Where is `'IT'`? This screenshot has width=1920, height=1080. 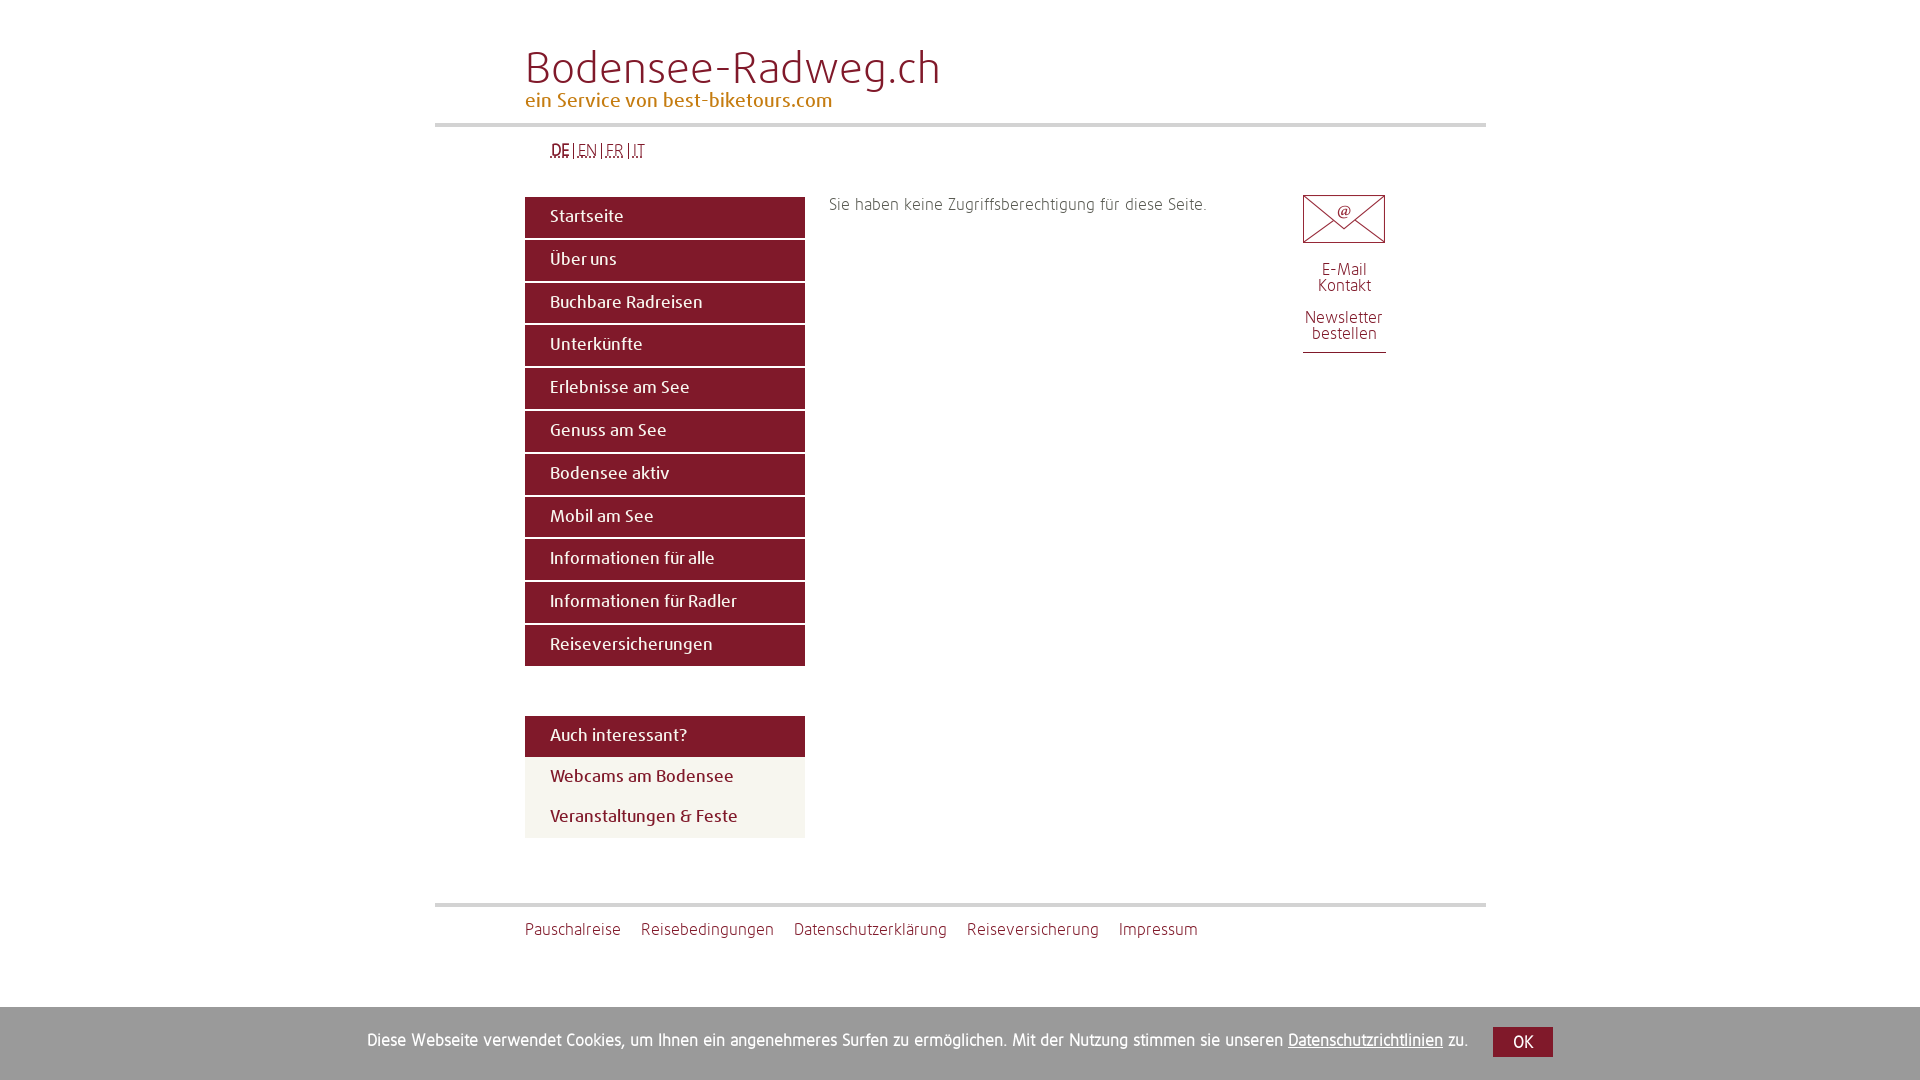 'IT' is located at coordinates (637, 149).